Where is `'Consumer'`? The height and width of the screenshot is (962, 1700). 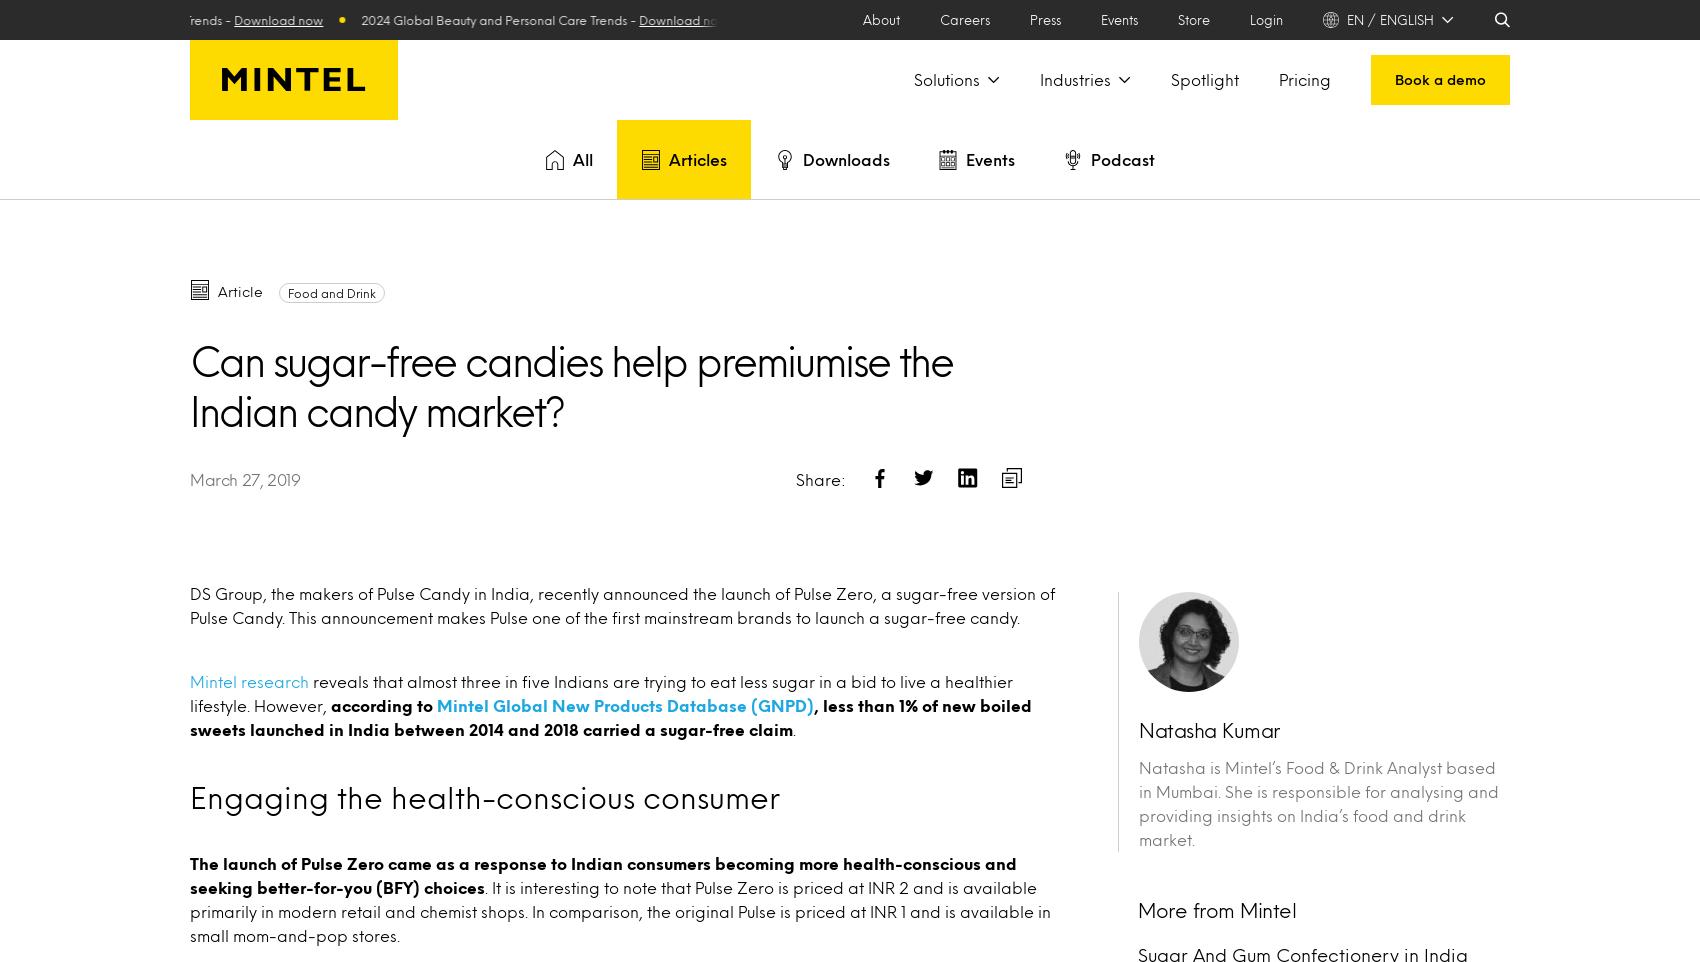
'Consumer' is located at coordinates (247, 837).